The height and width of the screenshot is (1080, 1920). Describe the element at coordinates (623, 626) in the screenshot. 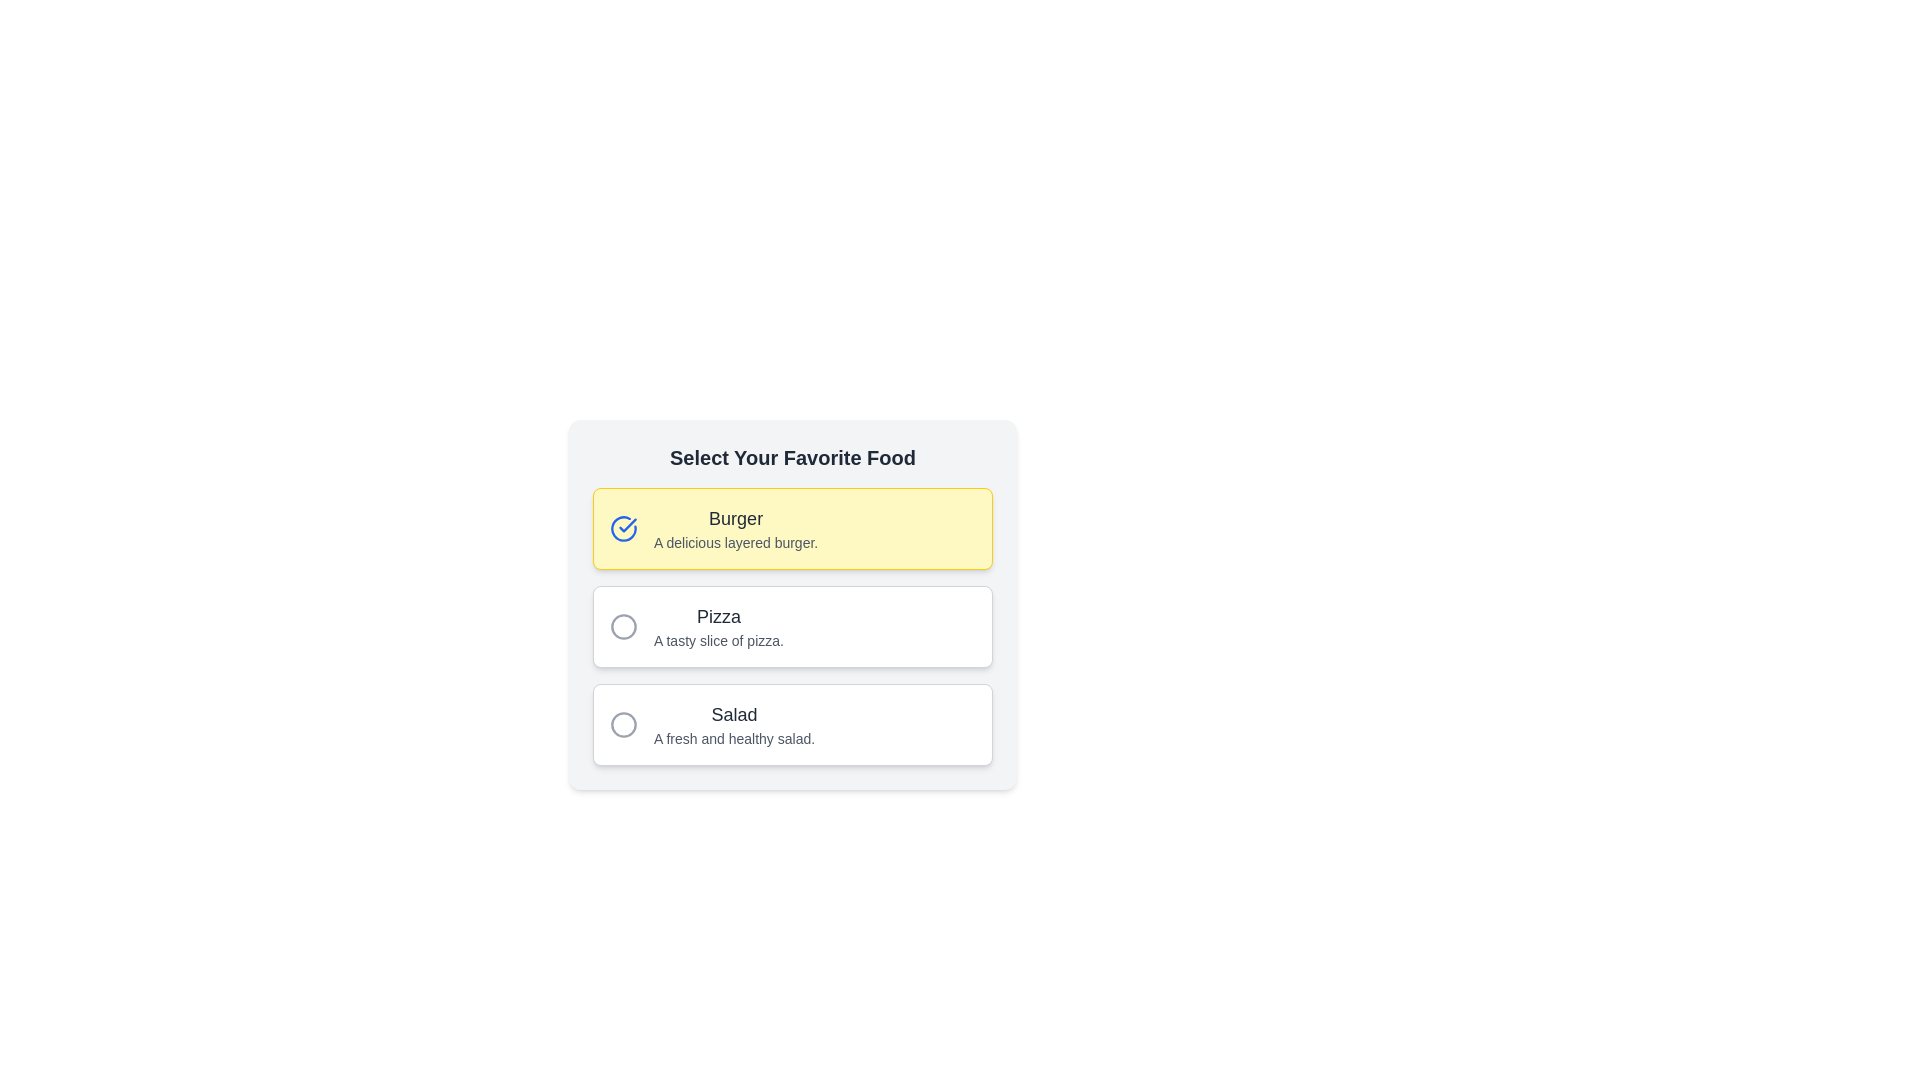

I see `the radio button styled as a circle icon located to the left of the text 'Pizza'` at that location.